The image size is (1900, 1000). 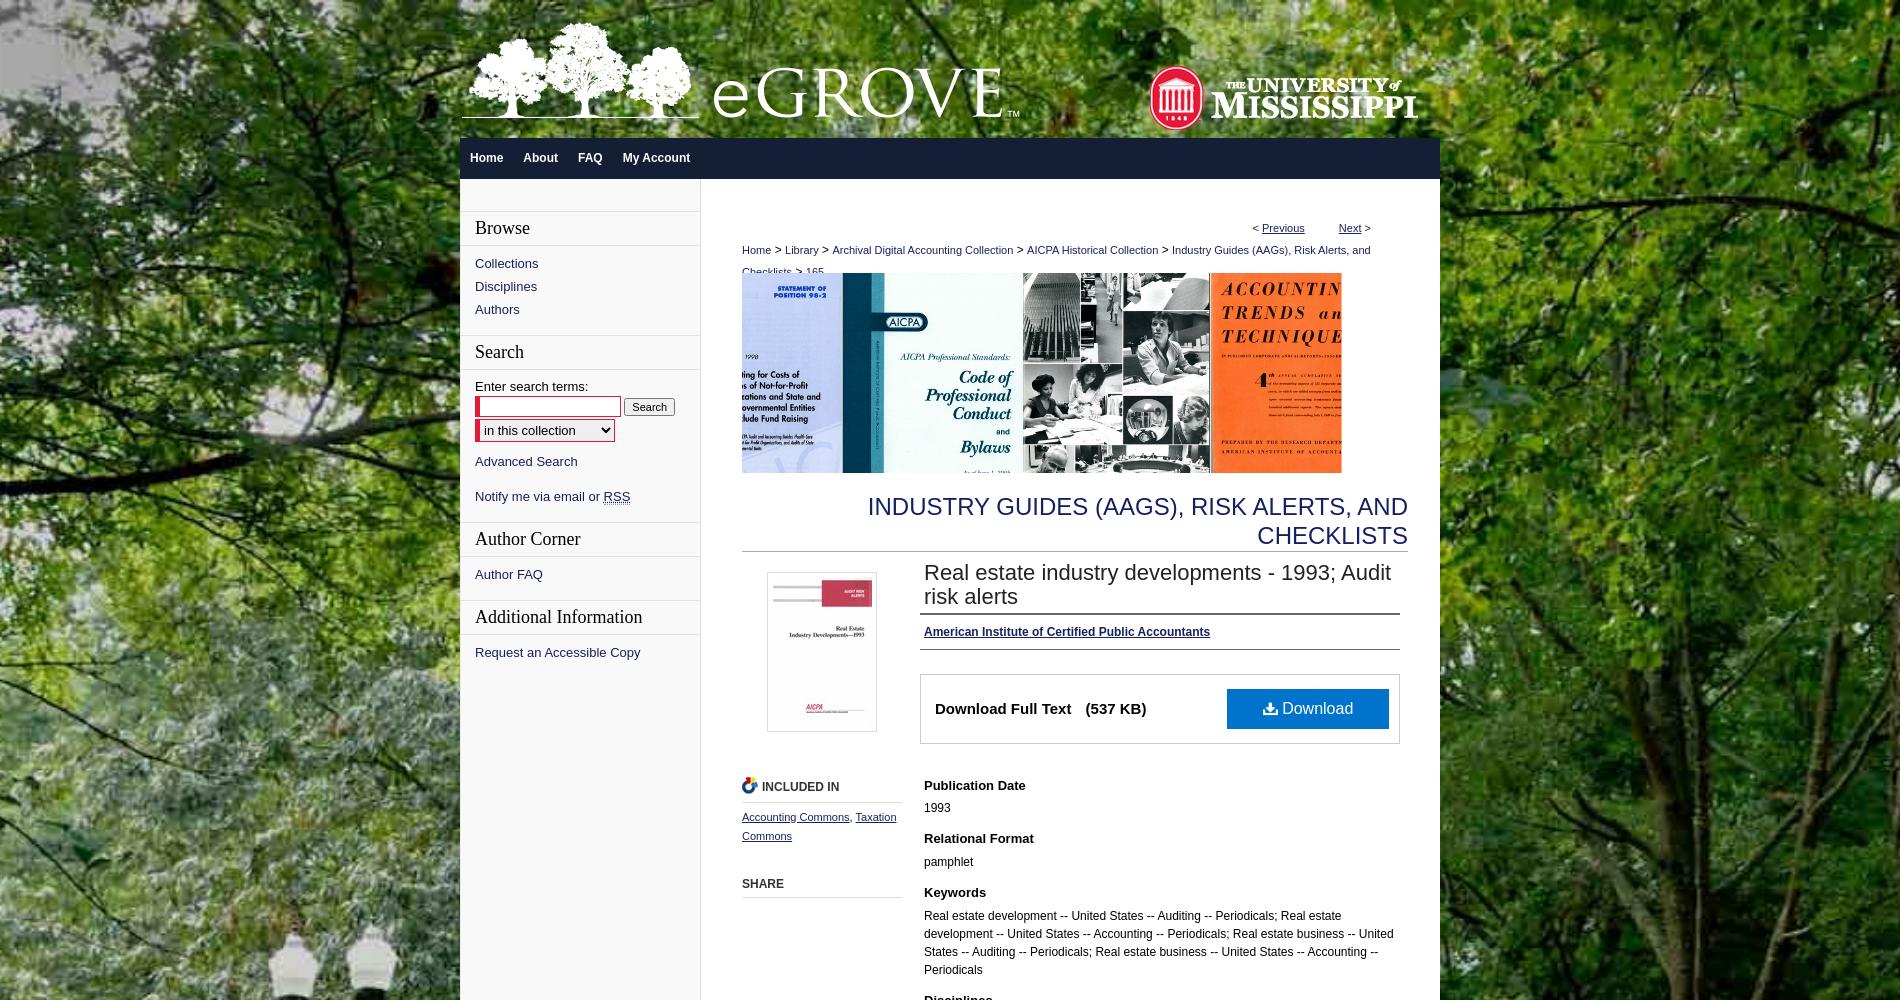 What do you see at coordinates (506, 263) in the screenshot?
I see `'Collections'` at bounding box center [506, 263].